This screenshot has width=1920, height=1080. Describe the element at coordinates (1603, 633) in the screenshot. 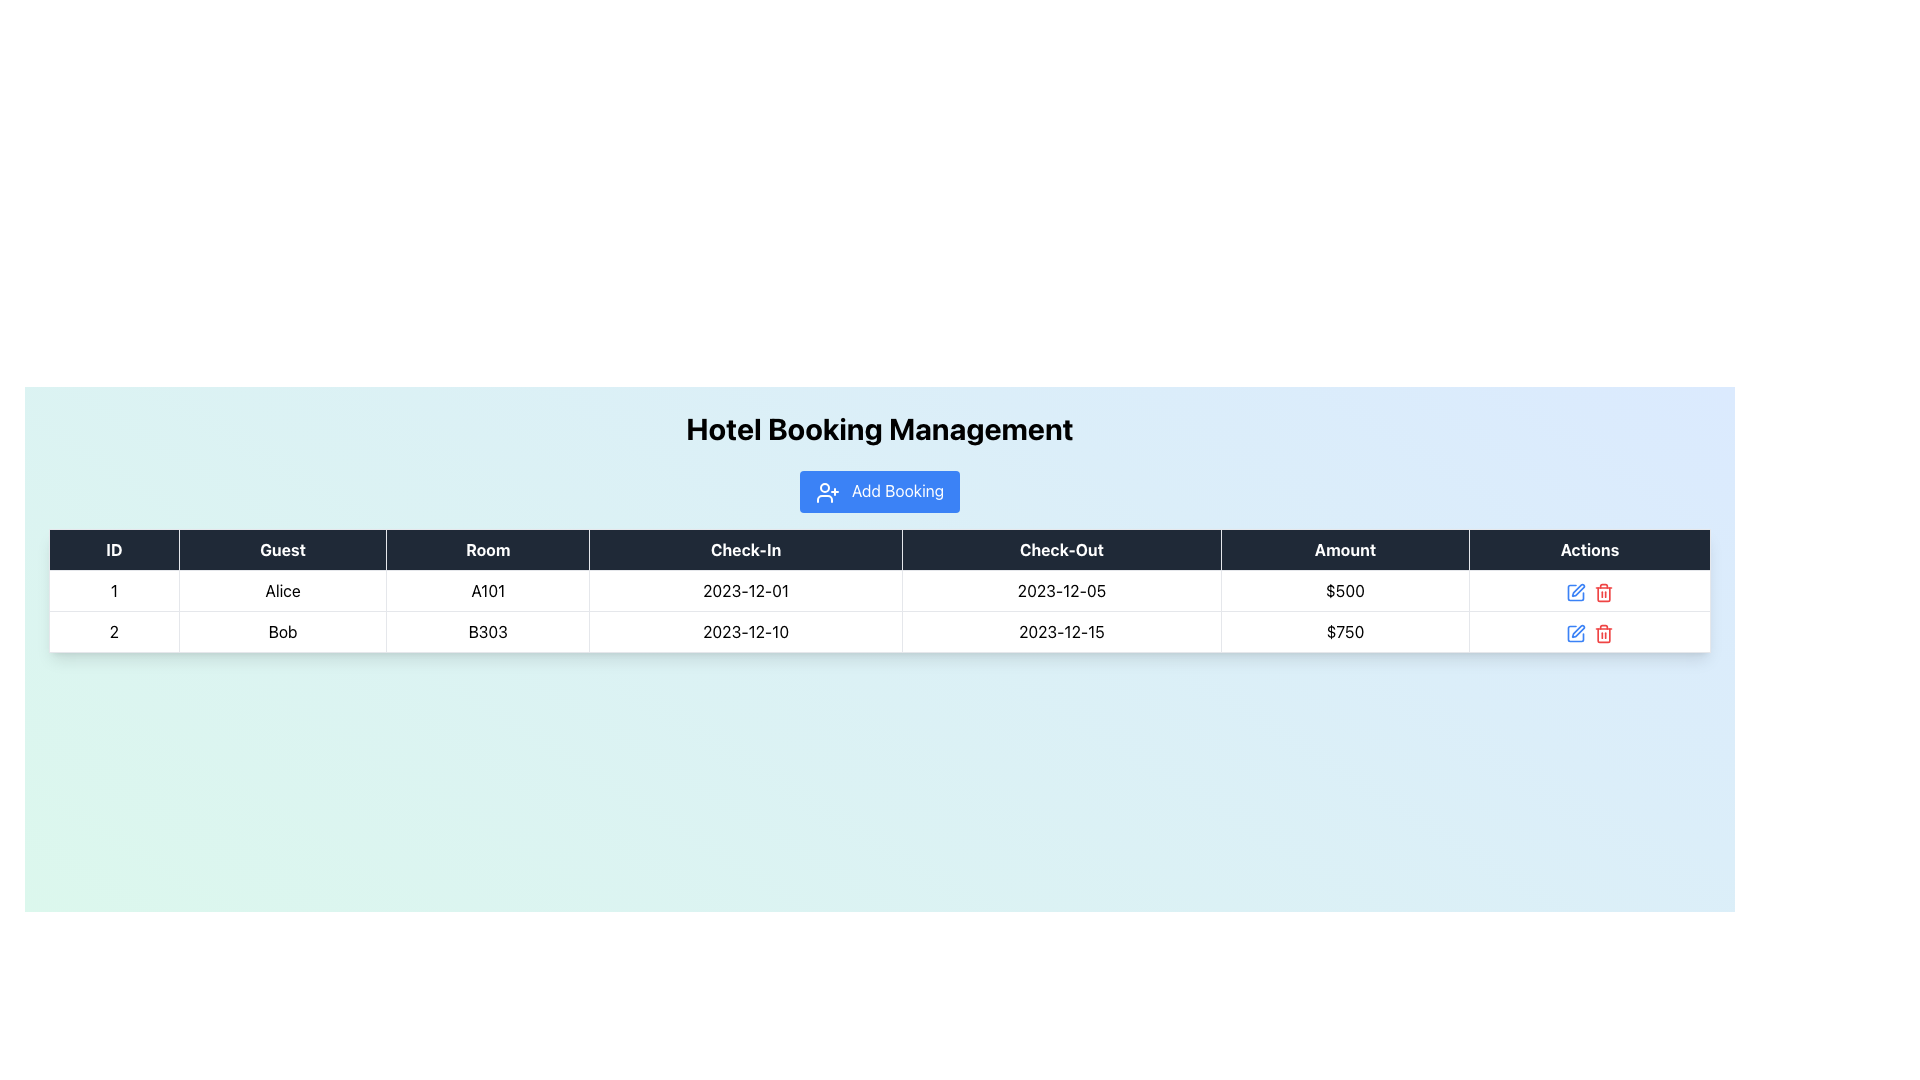

I see `the red trash bin icon in the second row of the 'Actions' column` at that location.